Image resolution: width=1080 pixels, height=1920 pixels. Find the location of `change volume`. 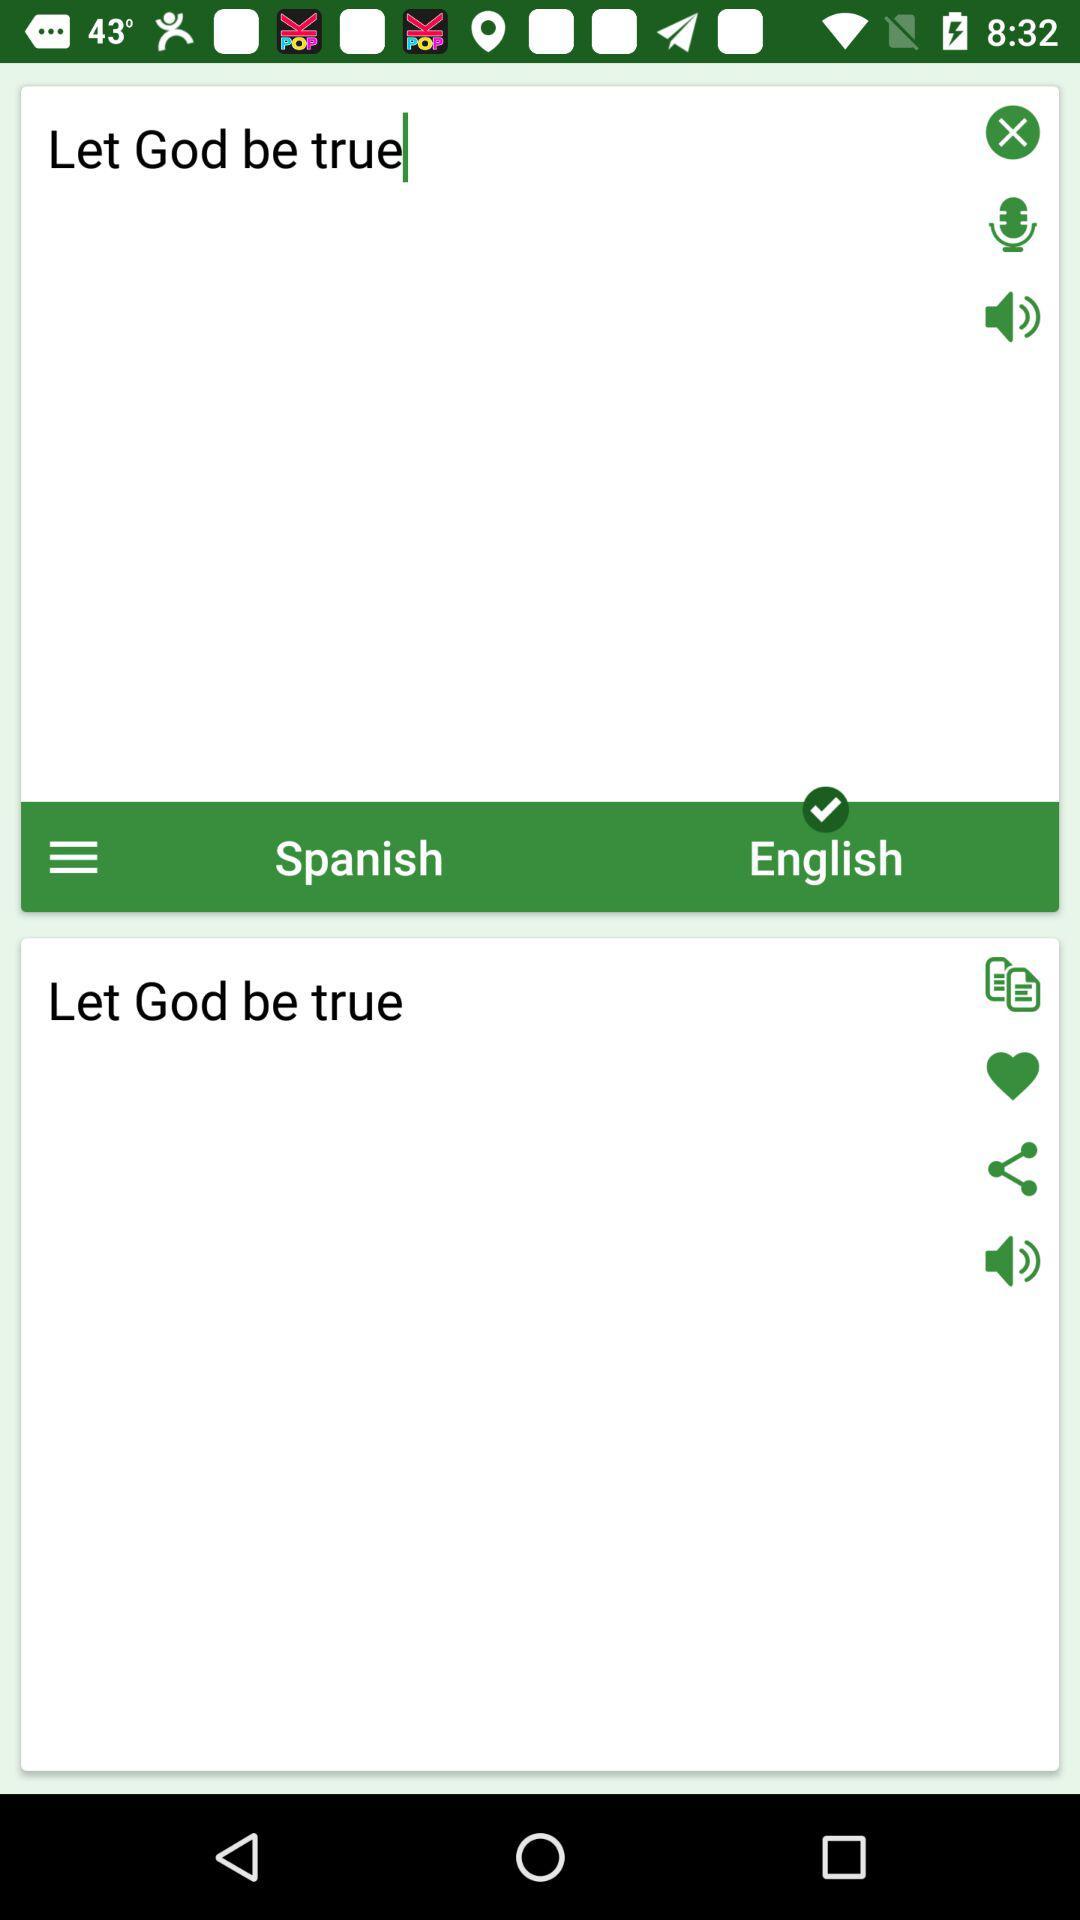

change volume is located at coordinates (1012, 315).